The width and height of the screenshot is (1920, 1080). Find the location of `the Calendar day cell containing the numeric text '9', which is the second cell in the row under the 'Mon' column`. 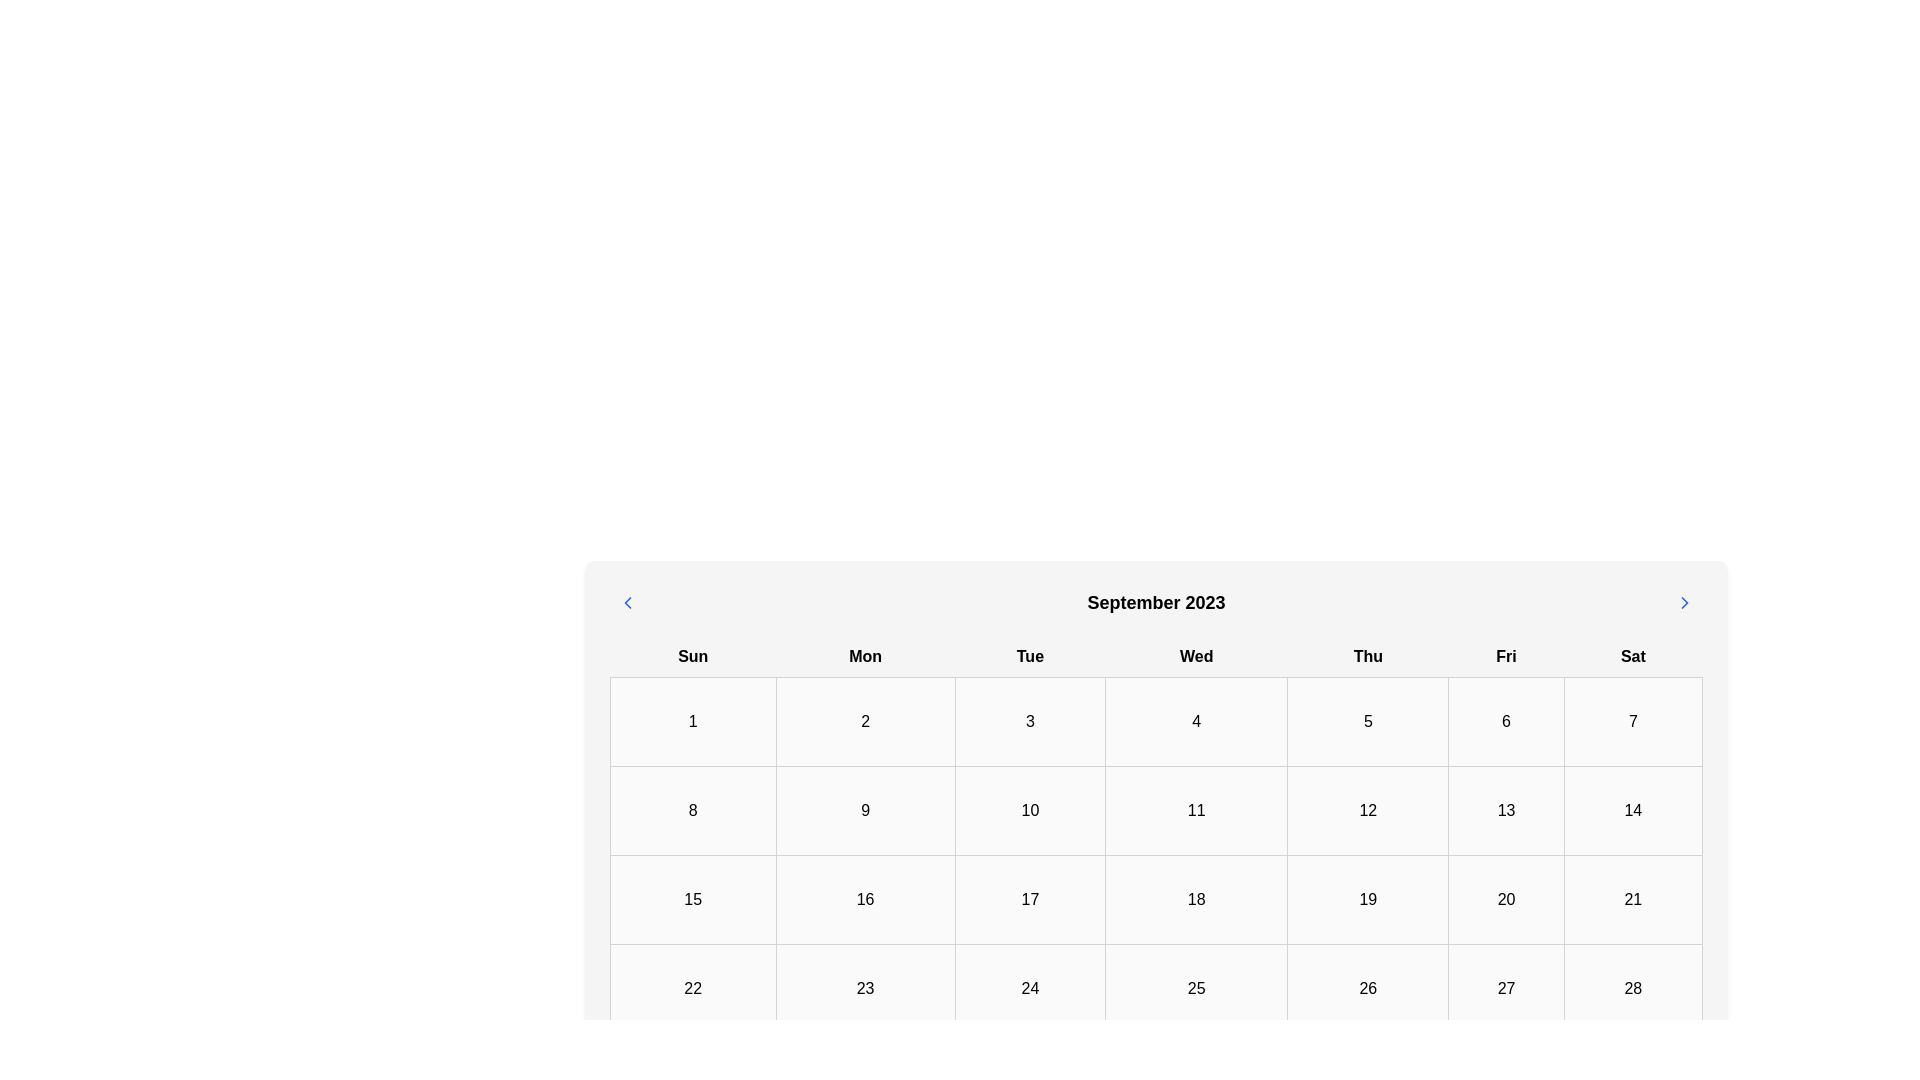

the Calendar day cell containing the numeric text '9', which is the second cell in the row under the 'Mon' column is located at coordinates (865, 810).